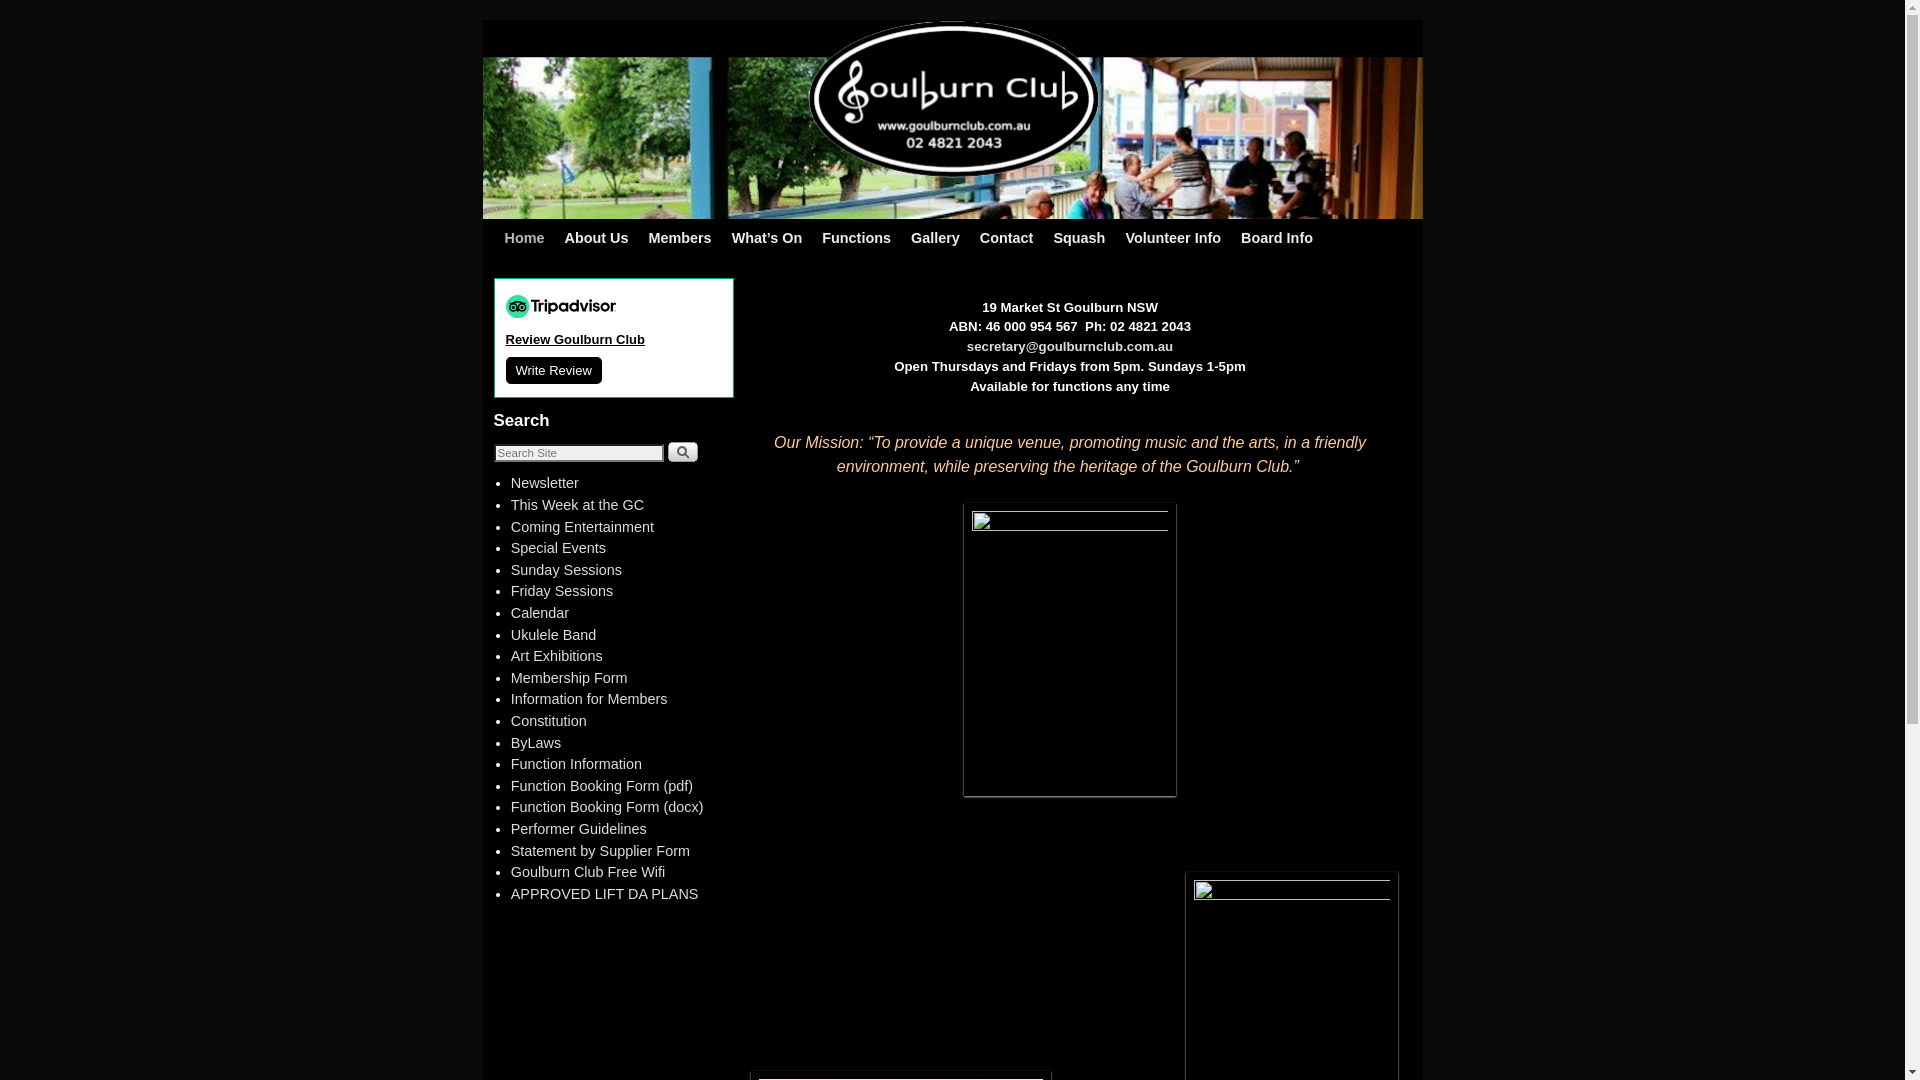 The height and width of the screenshot is (1080, 1920). Describe the element at coordinates (1069, 345) in the screenshot. I see `'secretary@goulburnclub.com.au'` at that location.